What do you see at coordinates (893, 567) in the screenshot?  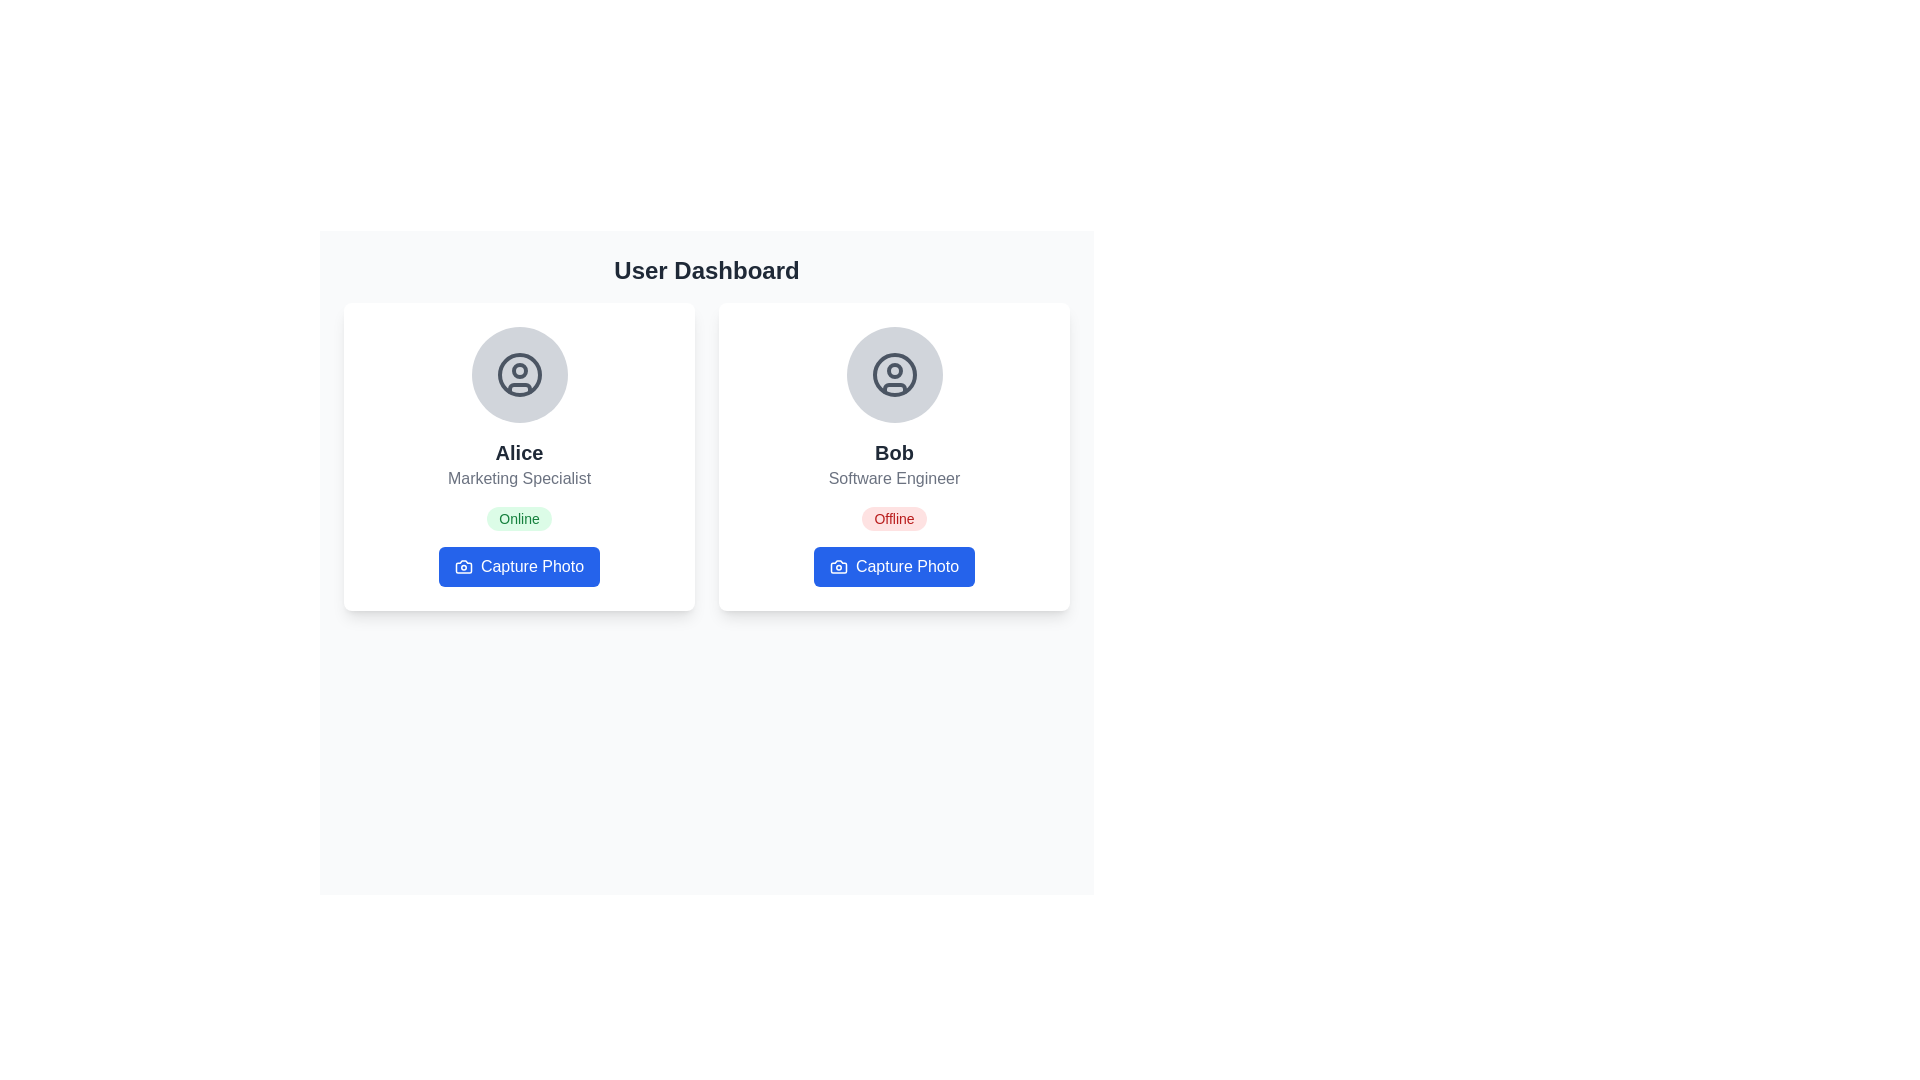 I see `the 'Capture Photo' button with a blue background, which features white text and a camera icon` at bounding box center [893, 567].